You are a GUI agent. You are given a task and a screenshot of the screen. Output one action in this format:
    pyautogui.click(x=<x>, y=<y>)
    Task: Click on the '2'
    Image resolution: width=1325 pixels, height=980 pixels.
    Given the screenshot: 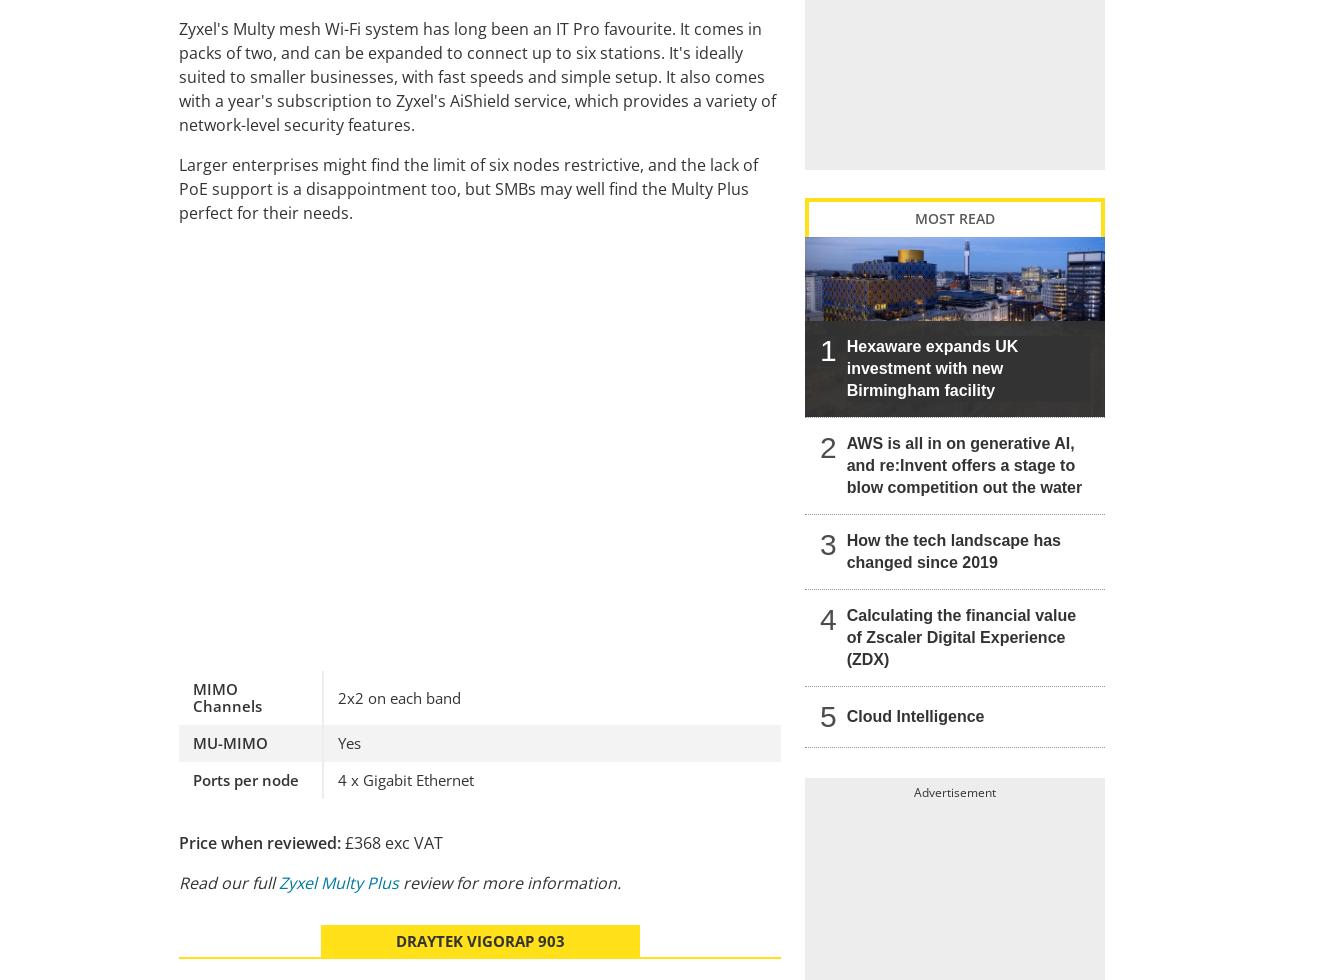 What is the action you would take?
    pyautogui.click(x=820, y=446)
    